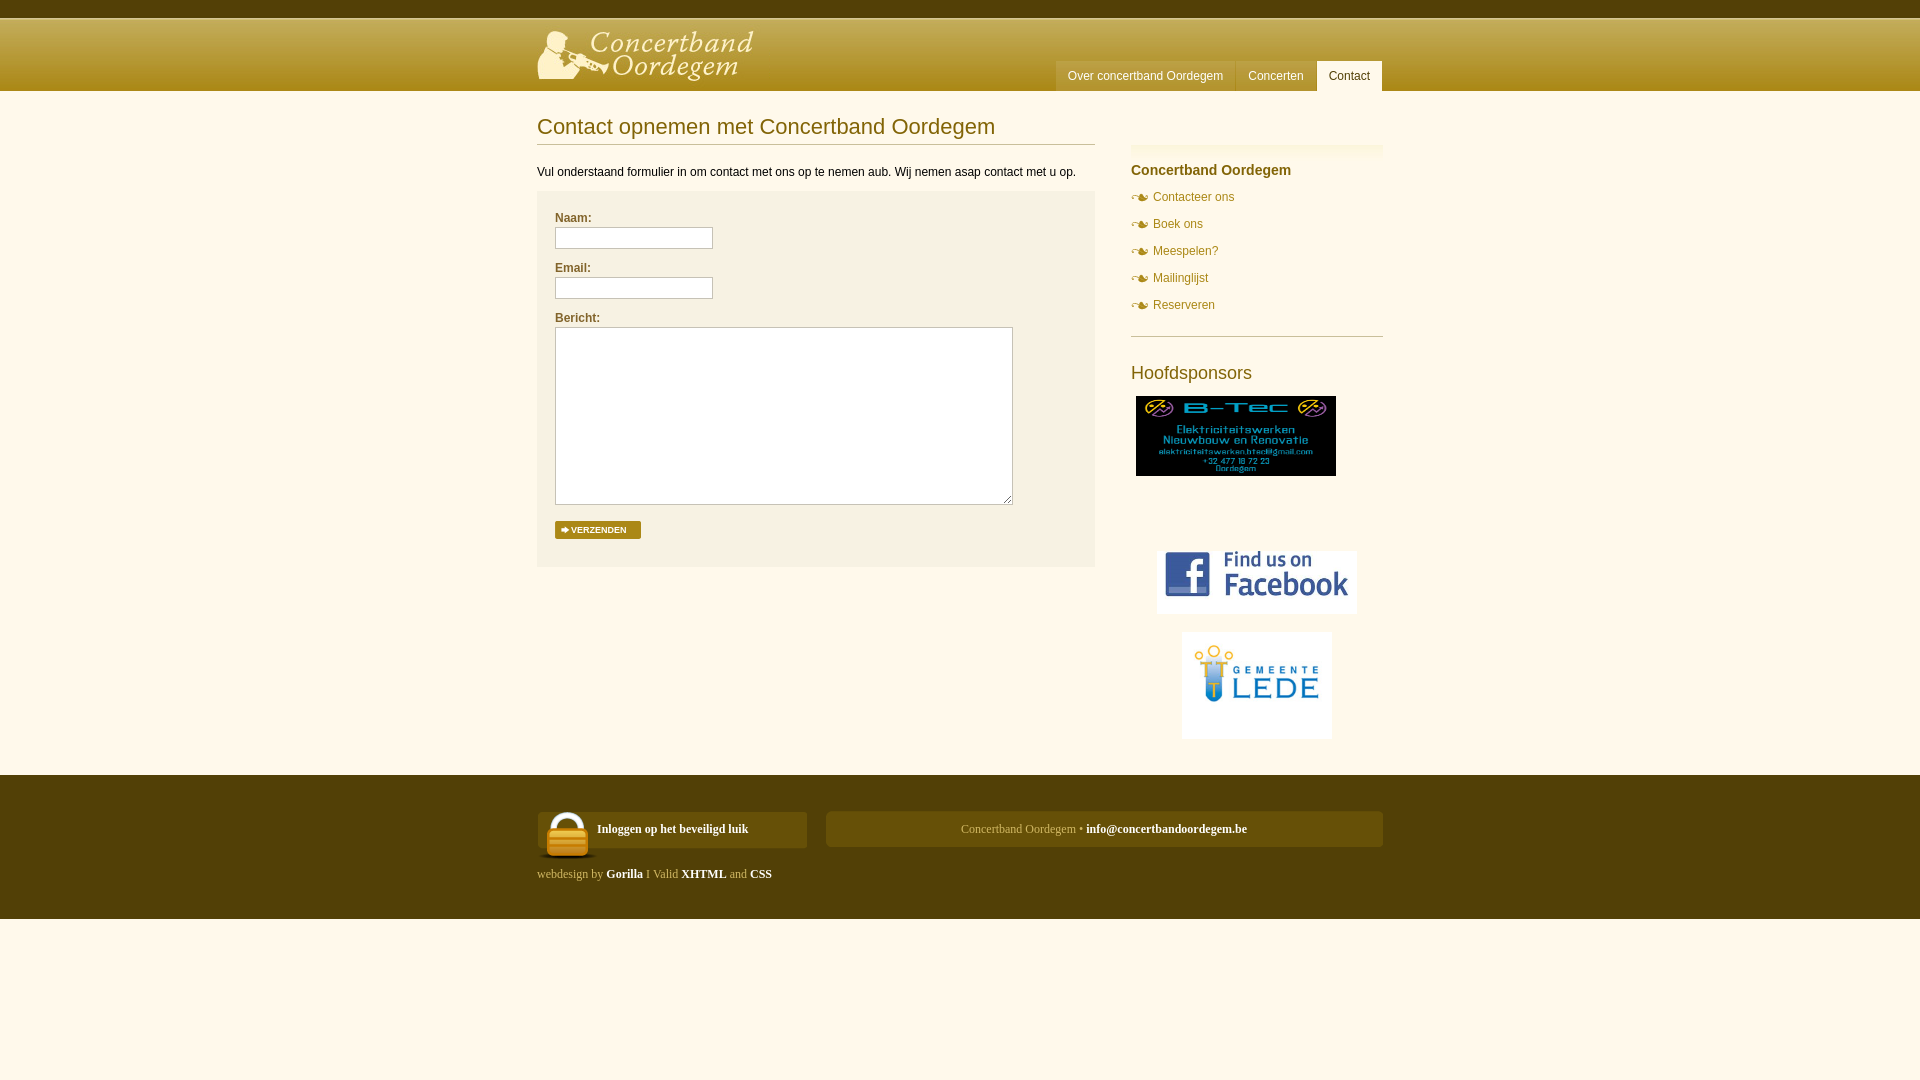 Image resolution: width=1920 pixels, height=1080 pixels. Describe the element at coordinates (703, 873) in the screenshot. I see `'XHTML'` at that location.